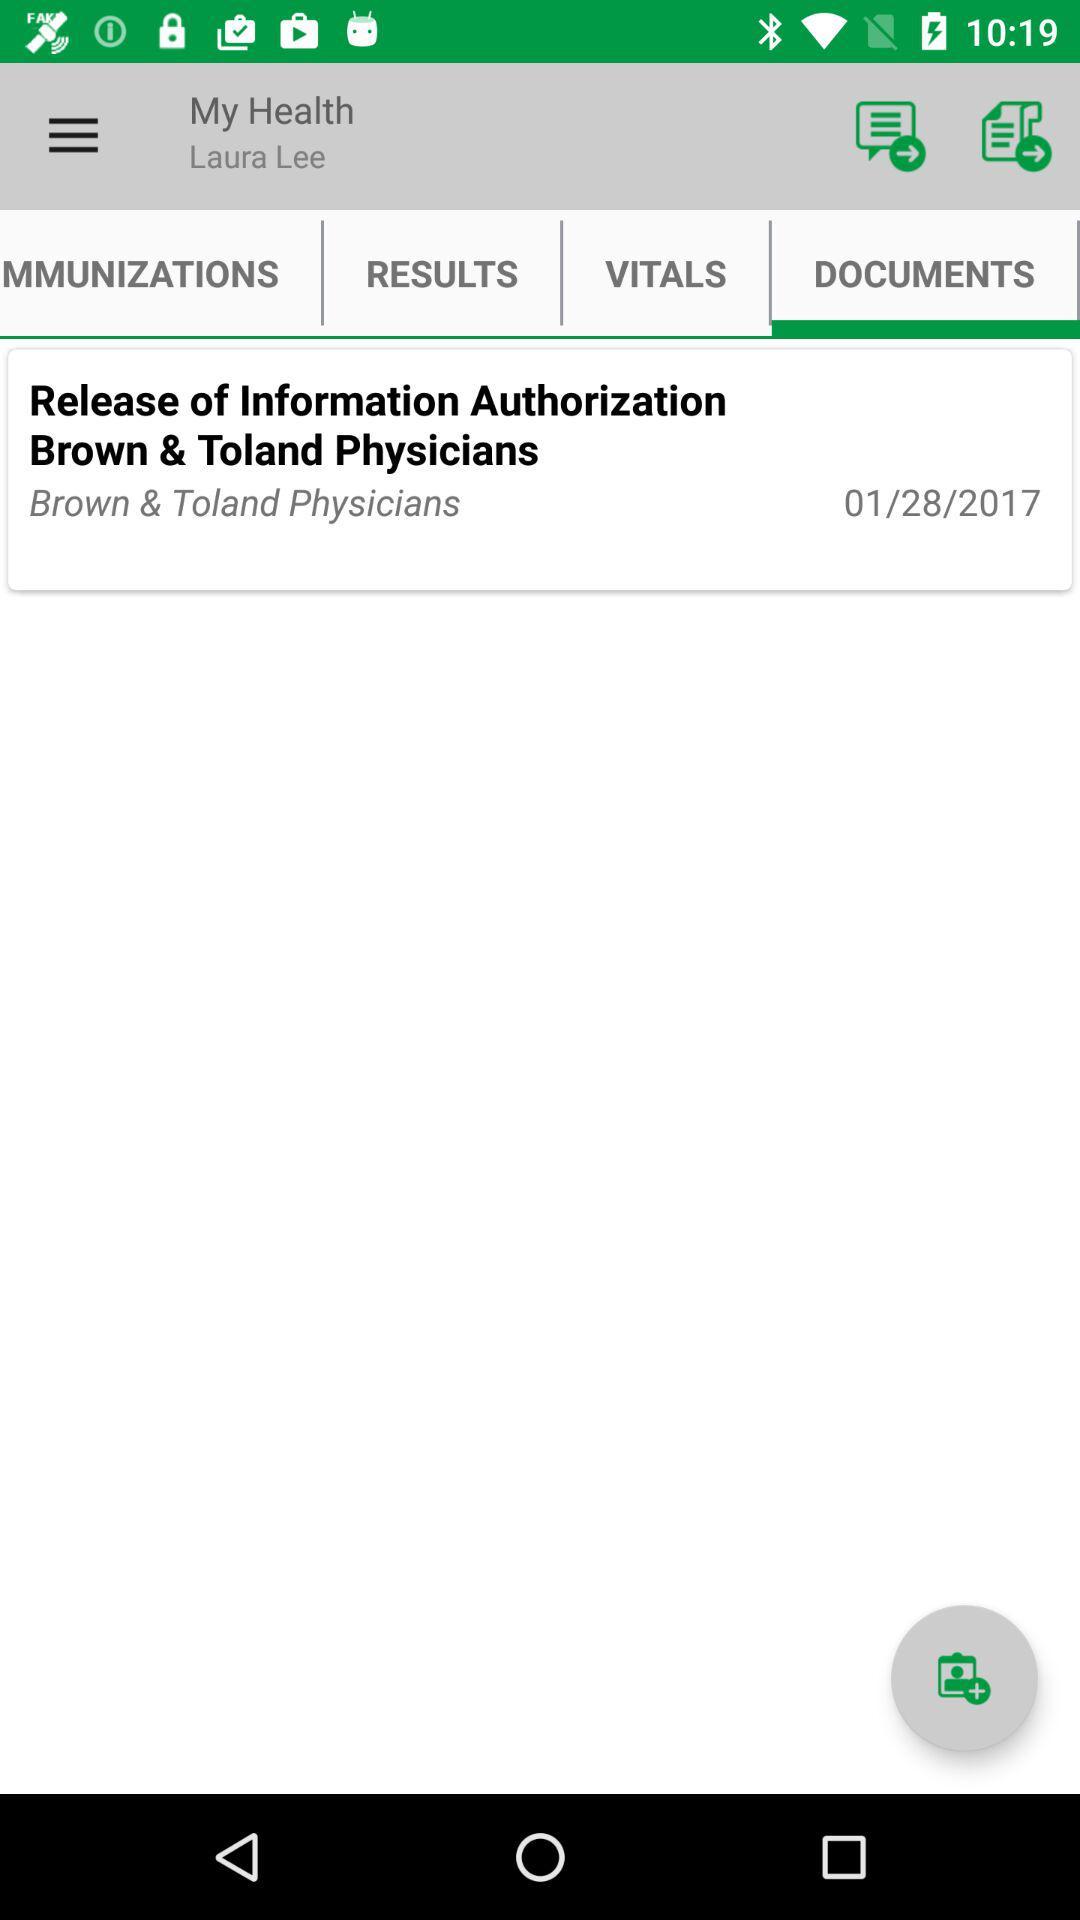  What do you see at coordinates (890, 135) in the screenshot?
I see `icon to the right of my health icon` at bounding box center [890, 135].